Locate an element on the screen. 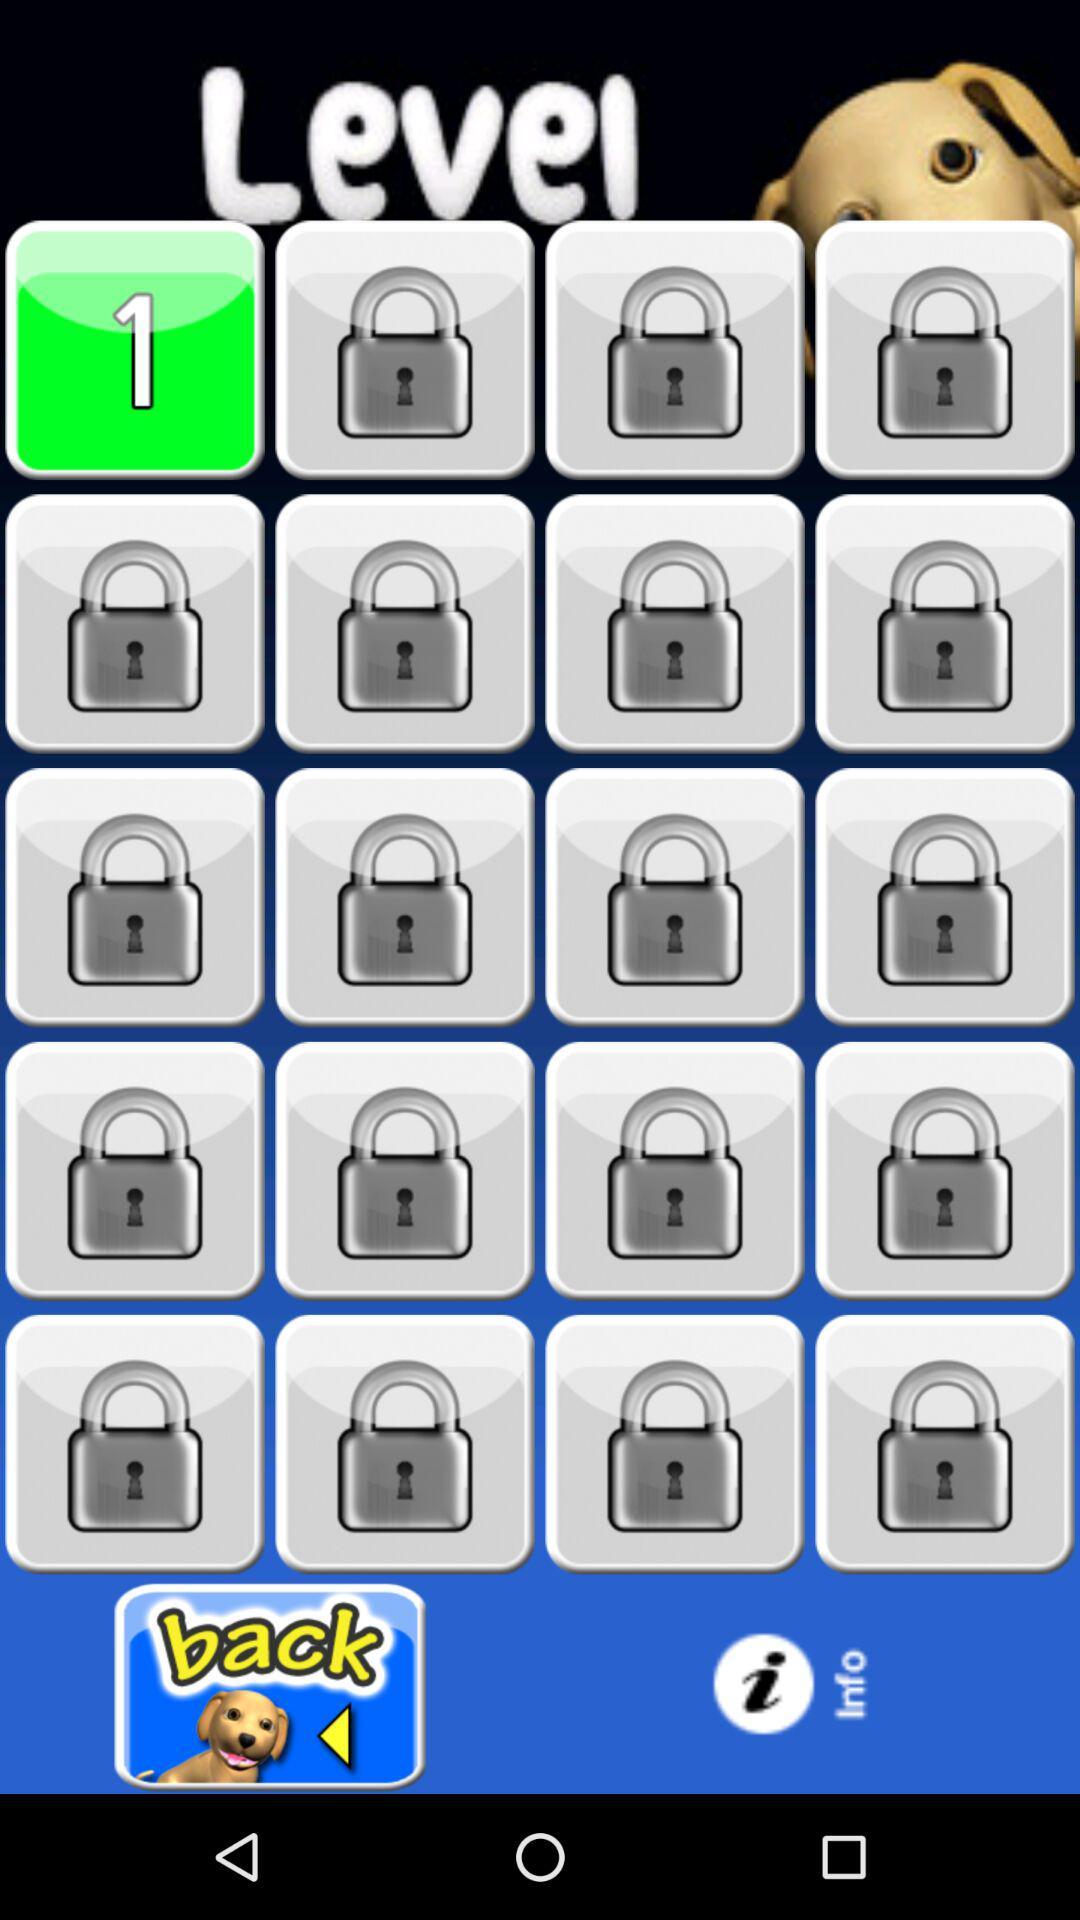  level 19 is located at coordinates (675, 1444).